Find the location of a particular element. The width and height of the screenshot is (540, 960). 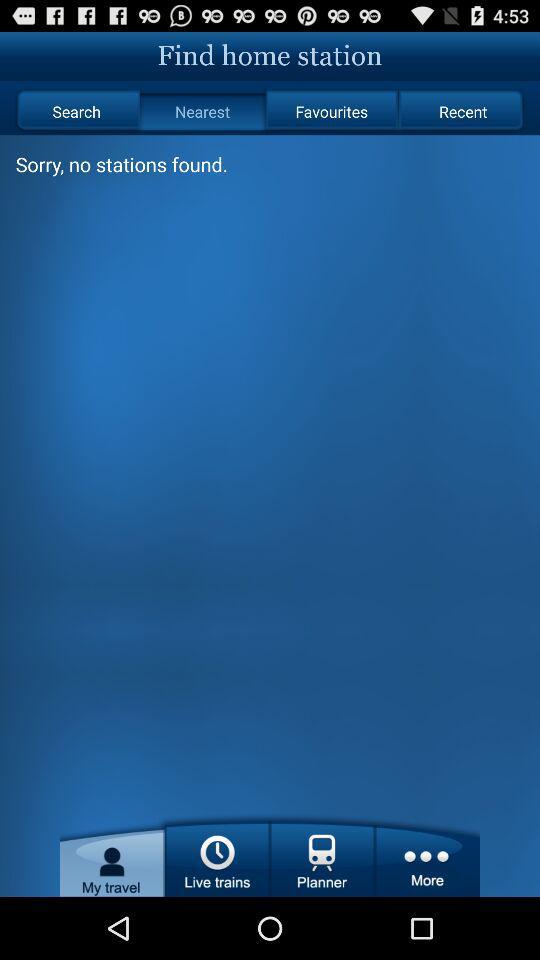

the search icon is located at coordinates (75, 111).